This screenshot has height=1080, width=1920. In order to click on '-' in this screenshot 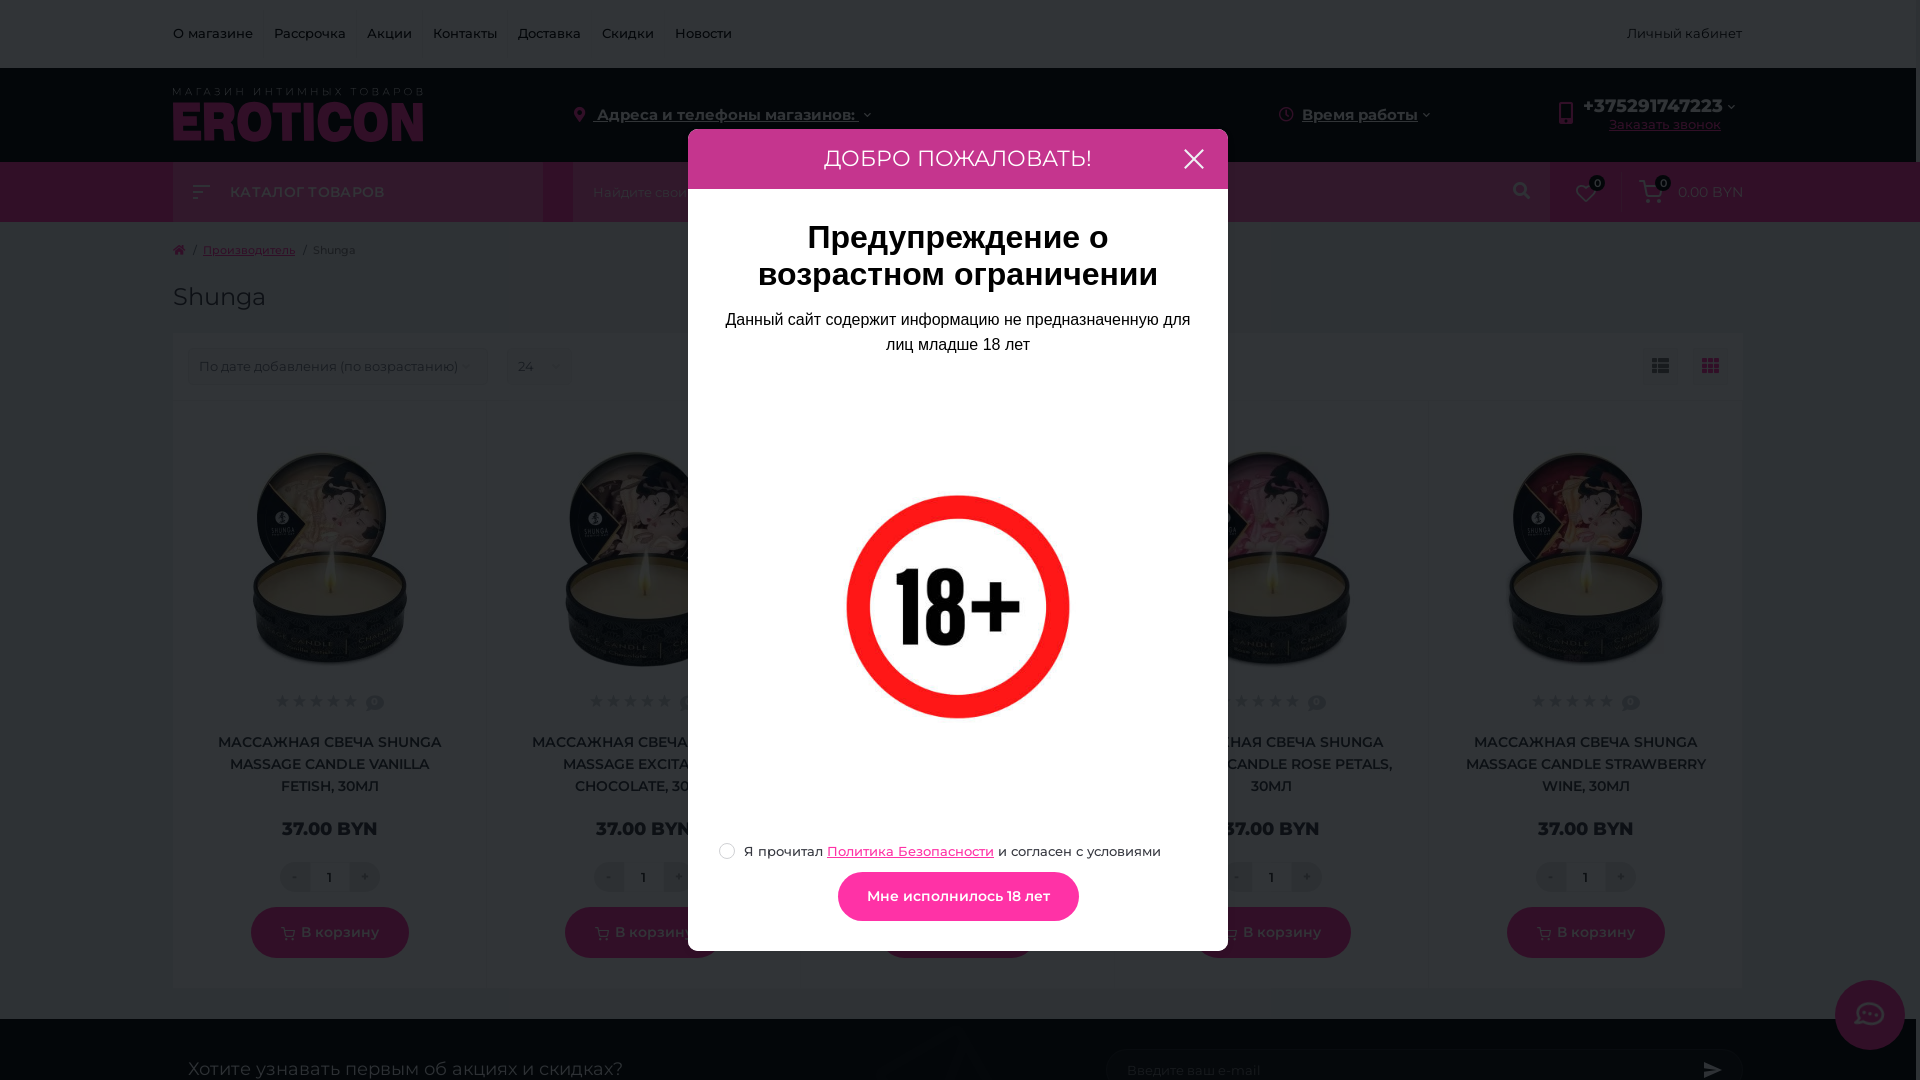, I will do `click(1535, 875)`.